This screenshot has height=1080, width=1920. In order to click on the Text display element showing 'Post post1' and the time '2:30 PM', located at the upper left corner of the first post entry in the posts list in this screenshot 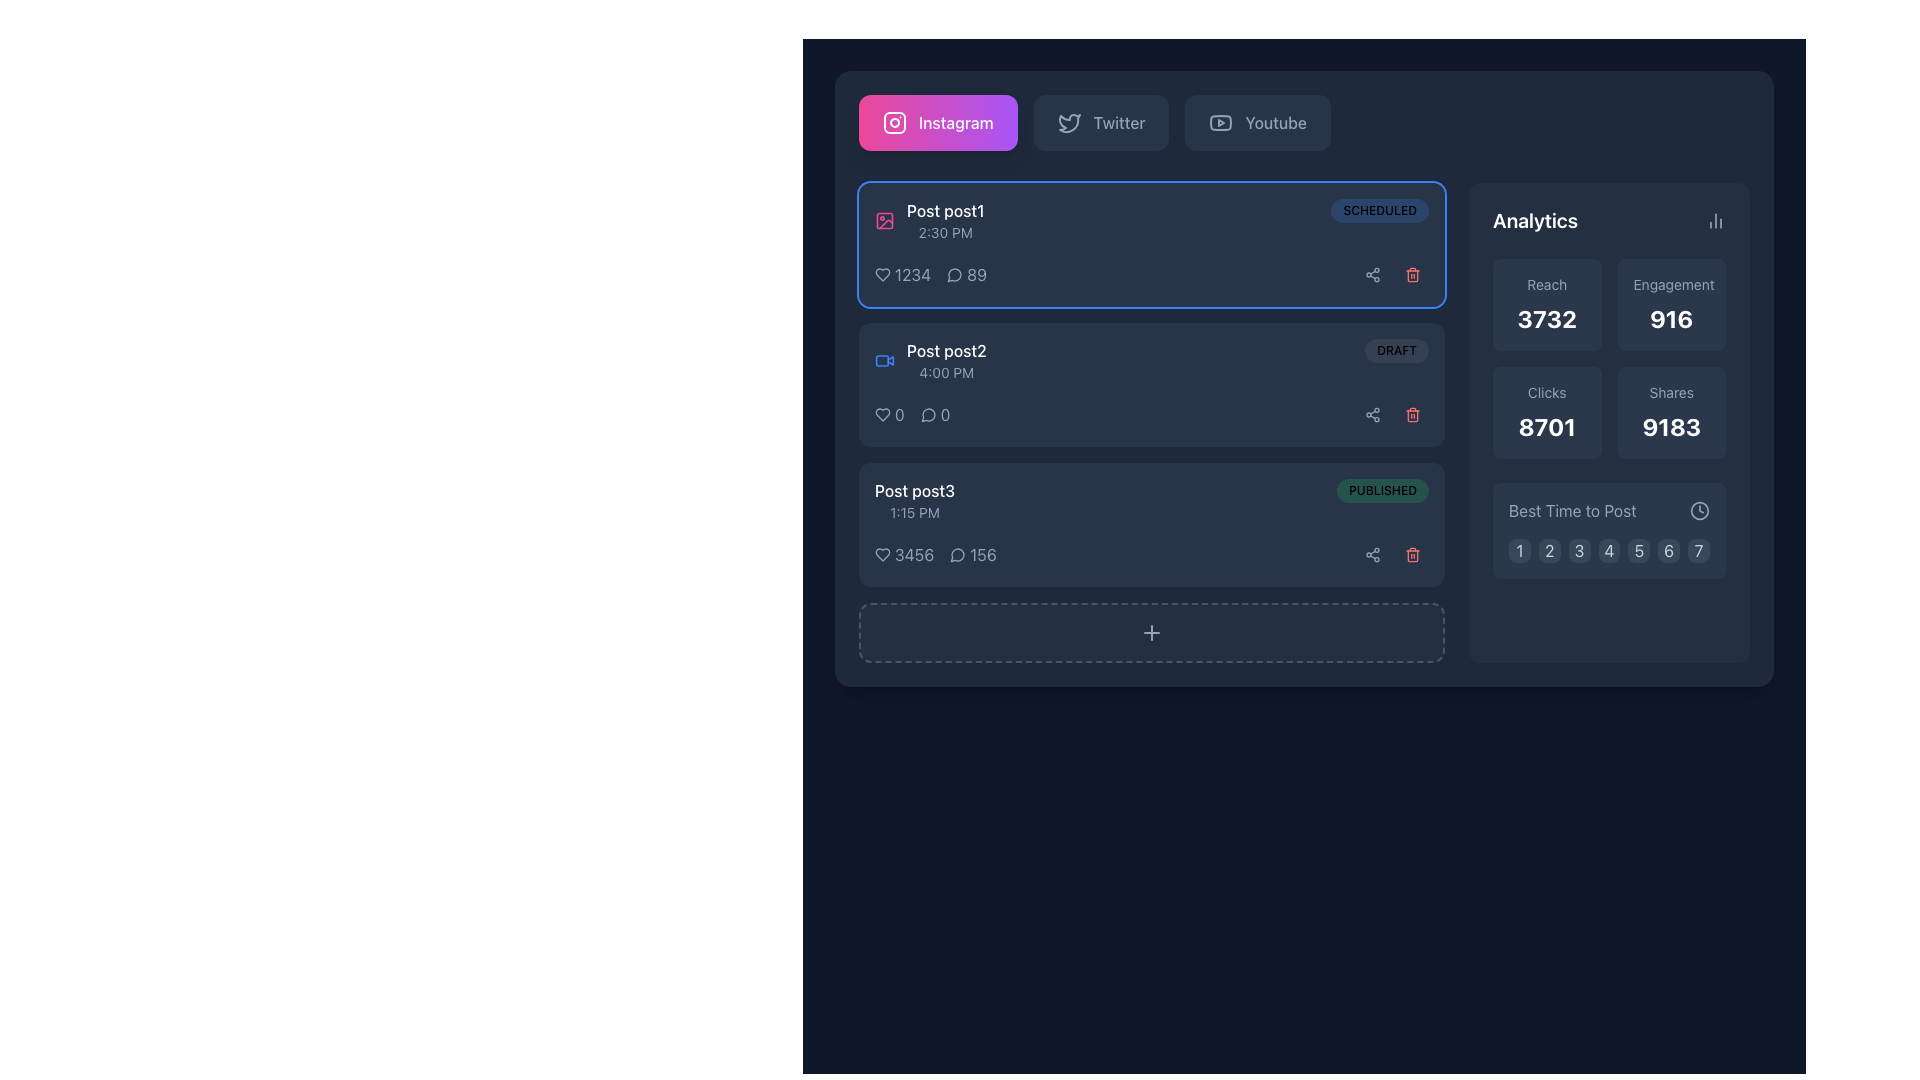, I will do `click(944, 220)`.